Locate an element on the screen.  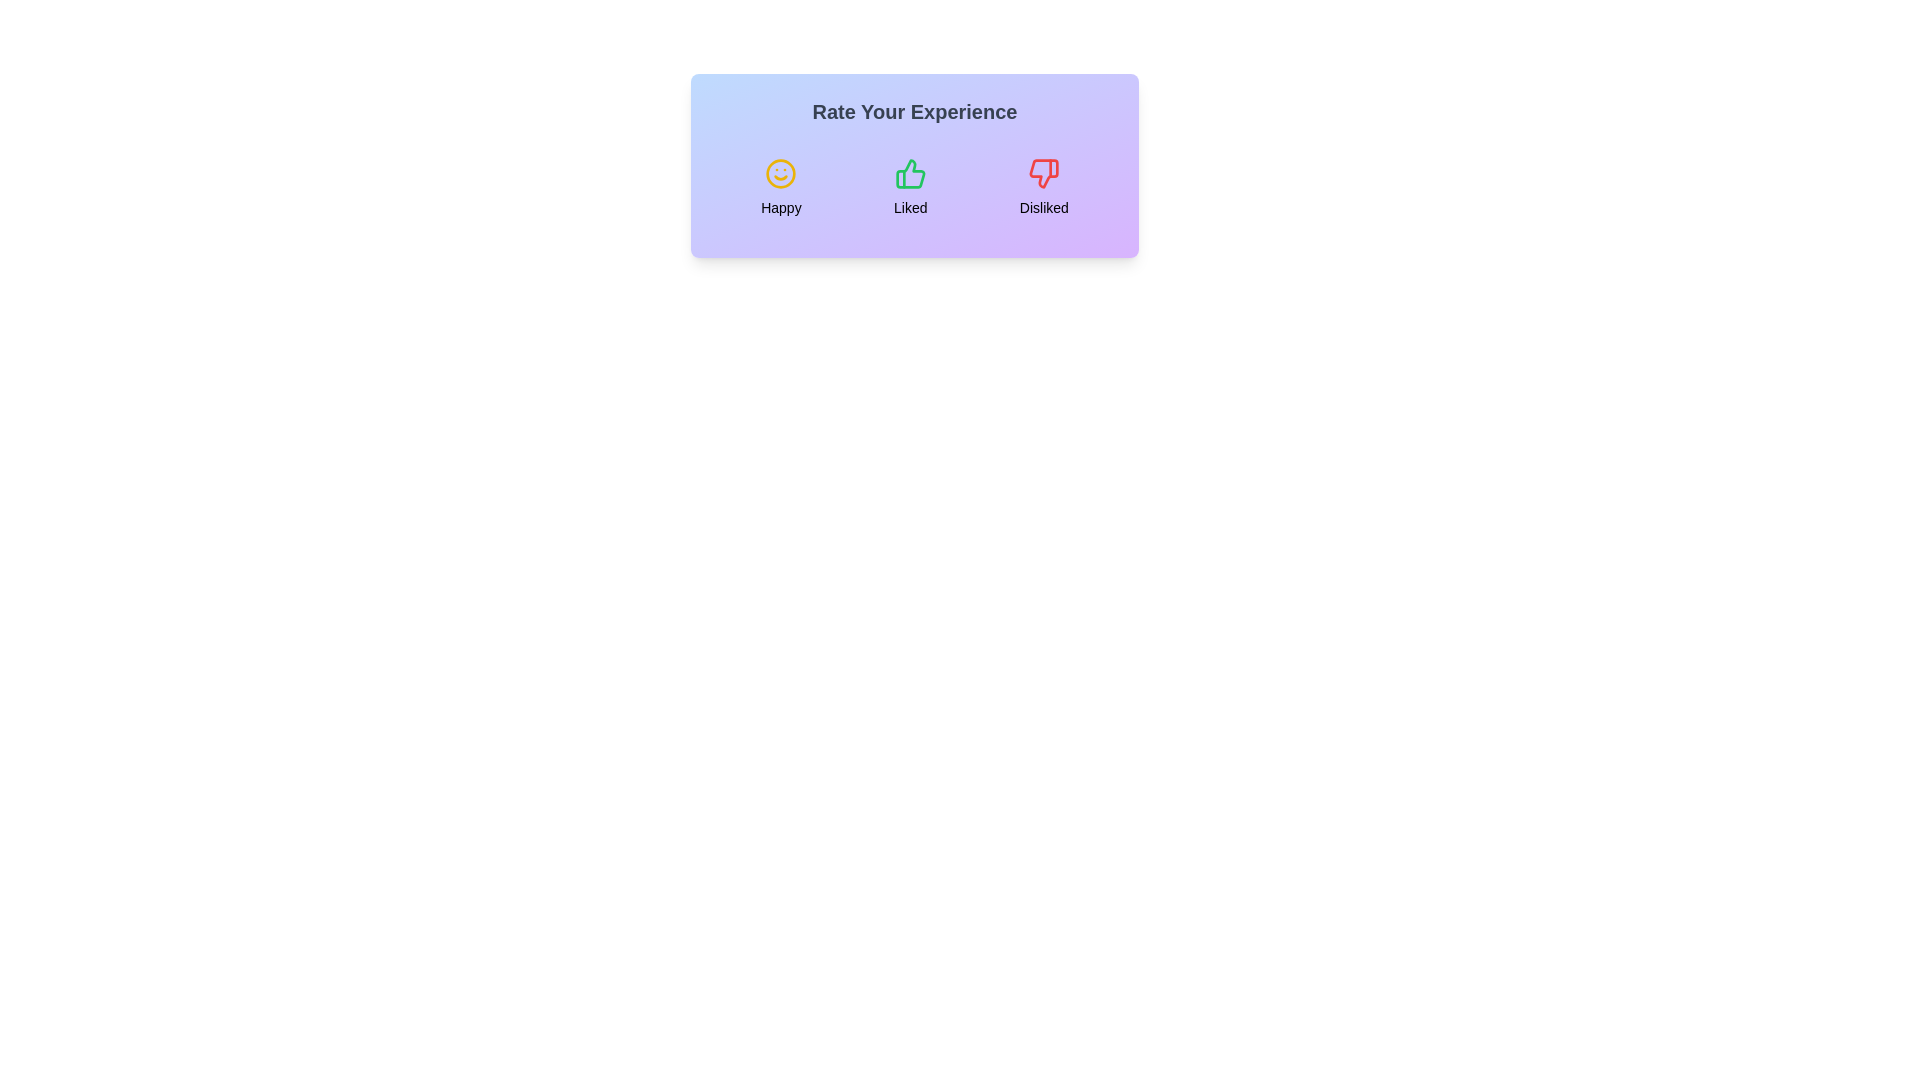
the dislike icon located at the rightmost position beneath the 'Disliked' text to register a dislike action is located at coordinates (1043, 172).